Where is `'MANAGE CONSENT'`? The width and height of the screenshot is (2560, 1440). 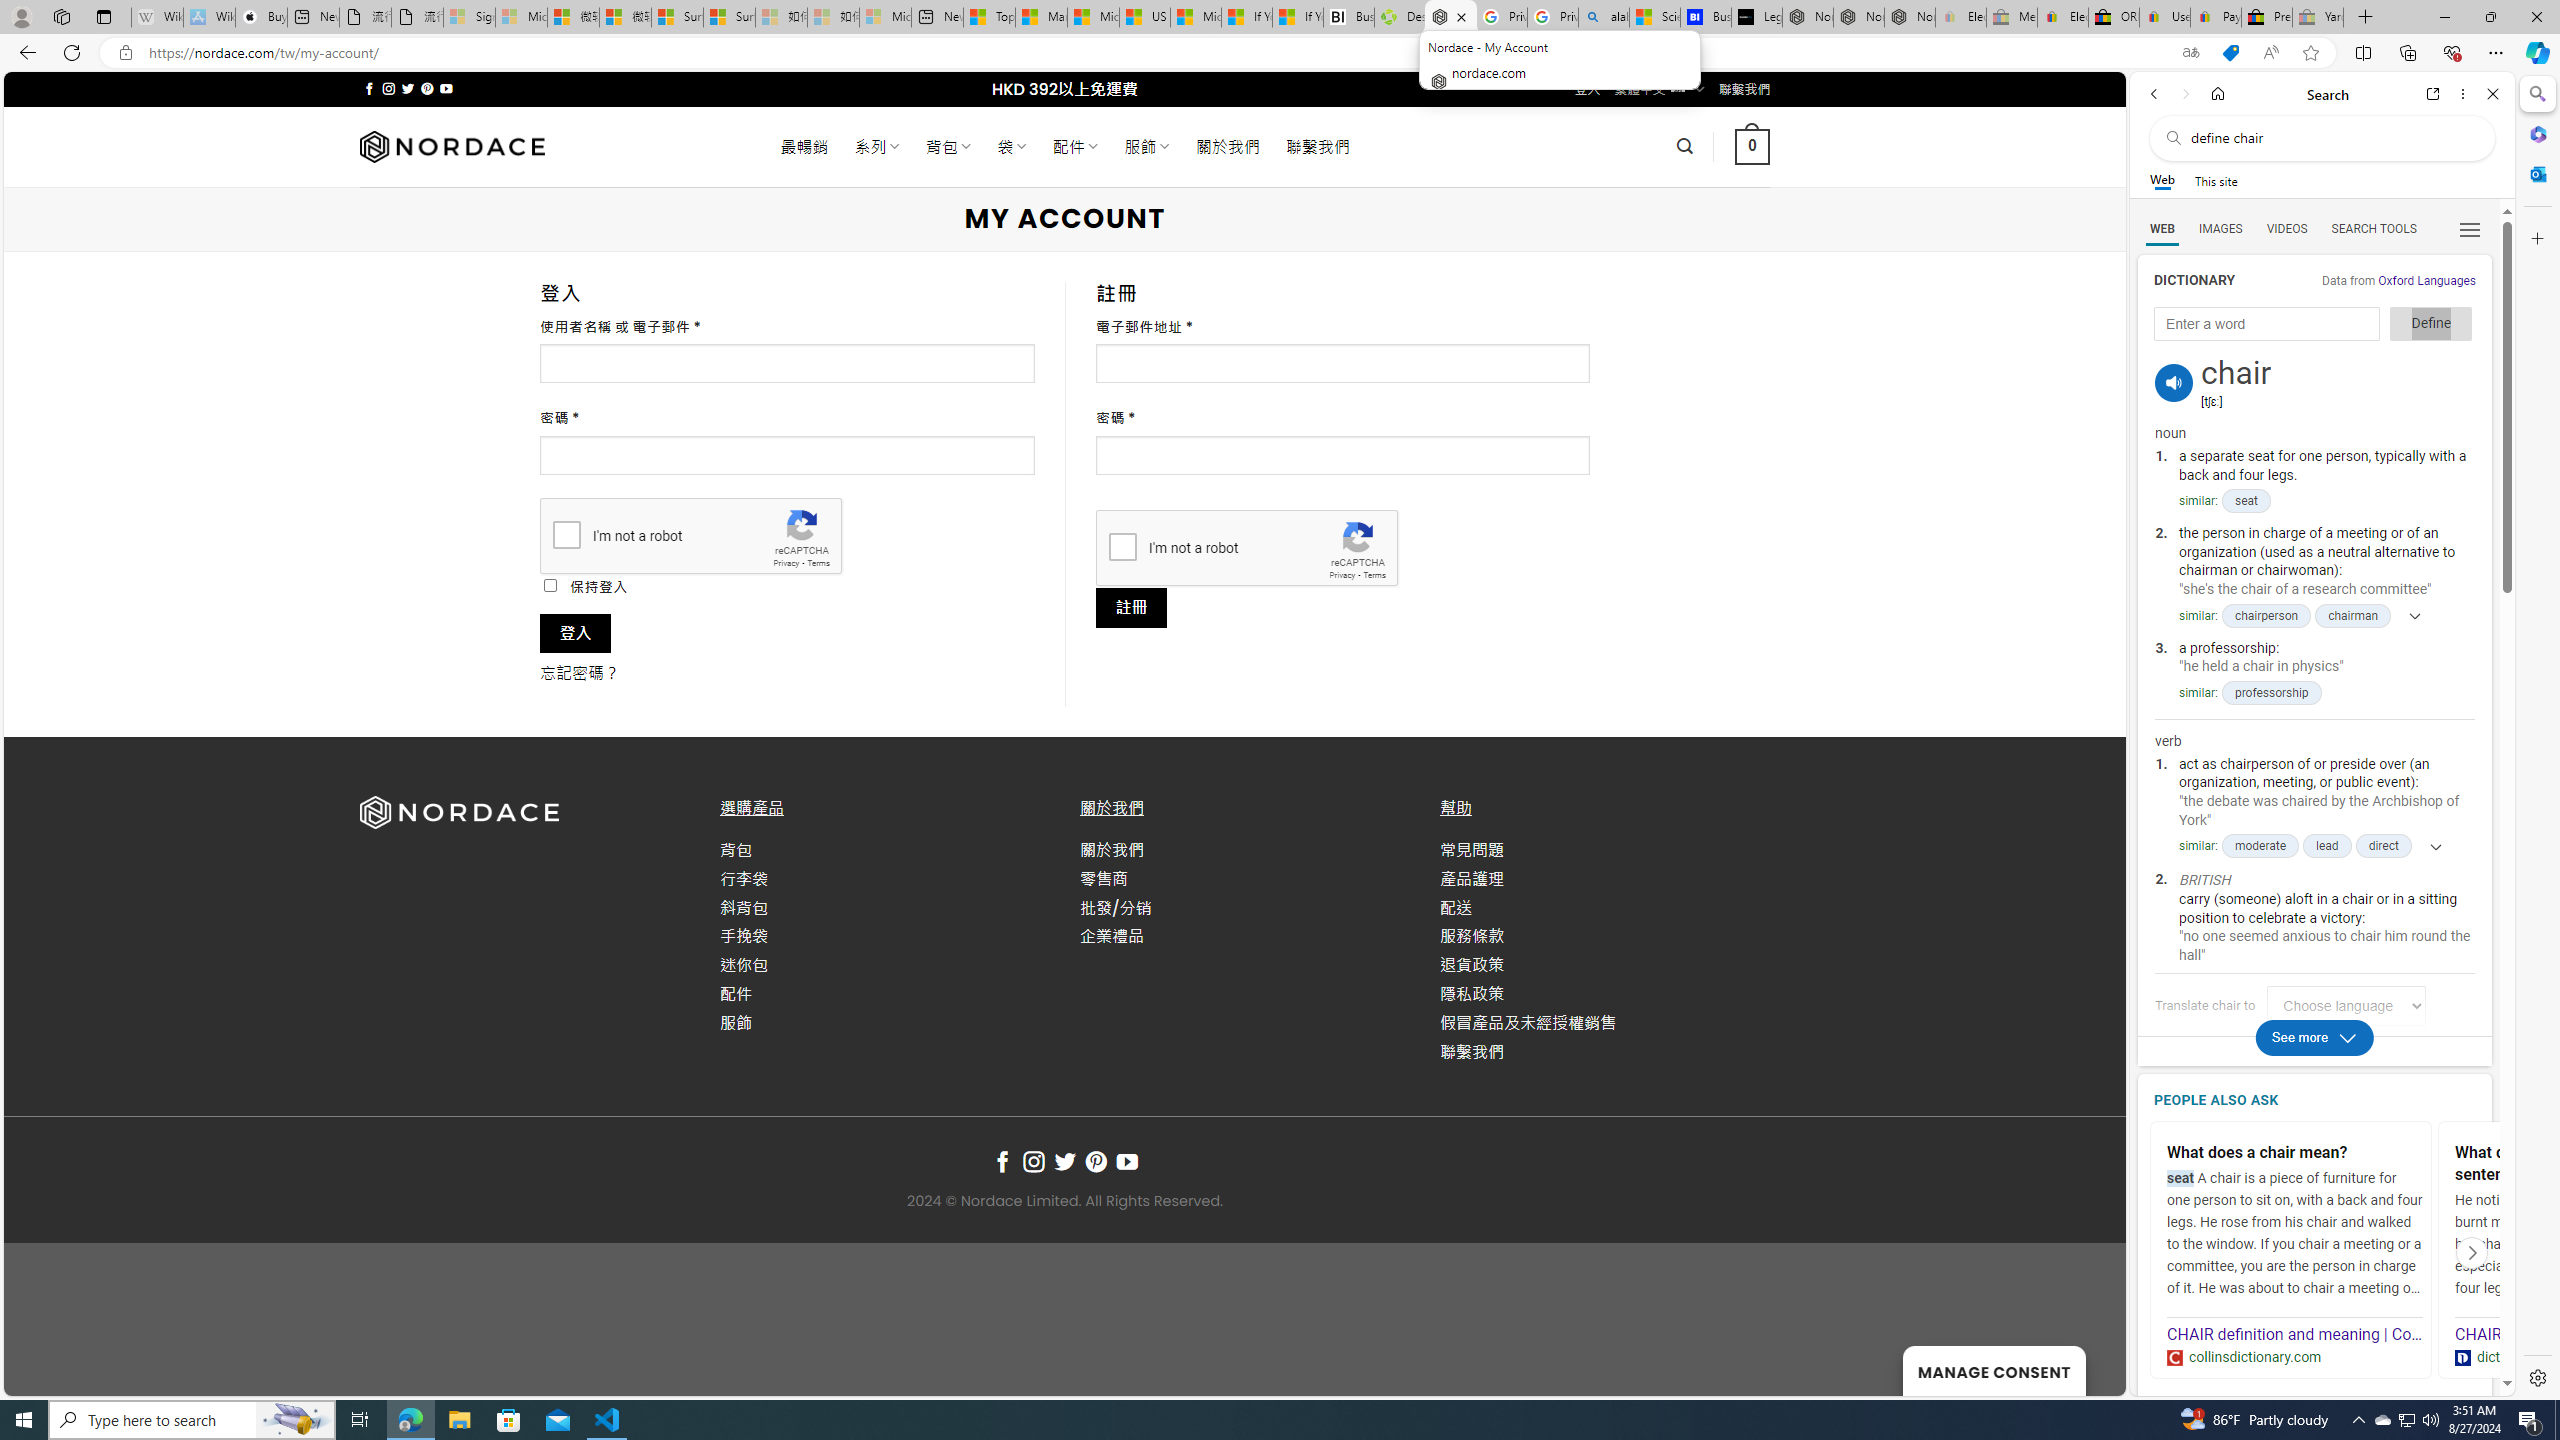
'MANAGE CONSENT' is located at coordinates (1993, 1370).